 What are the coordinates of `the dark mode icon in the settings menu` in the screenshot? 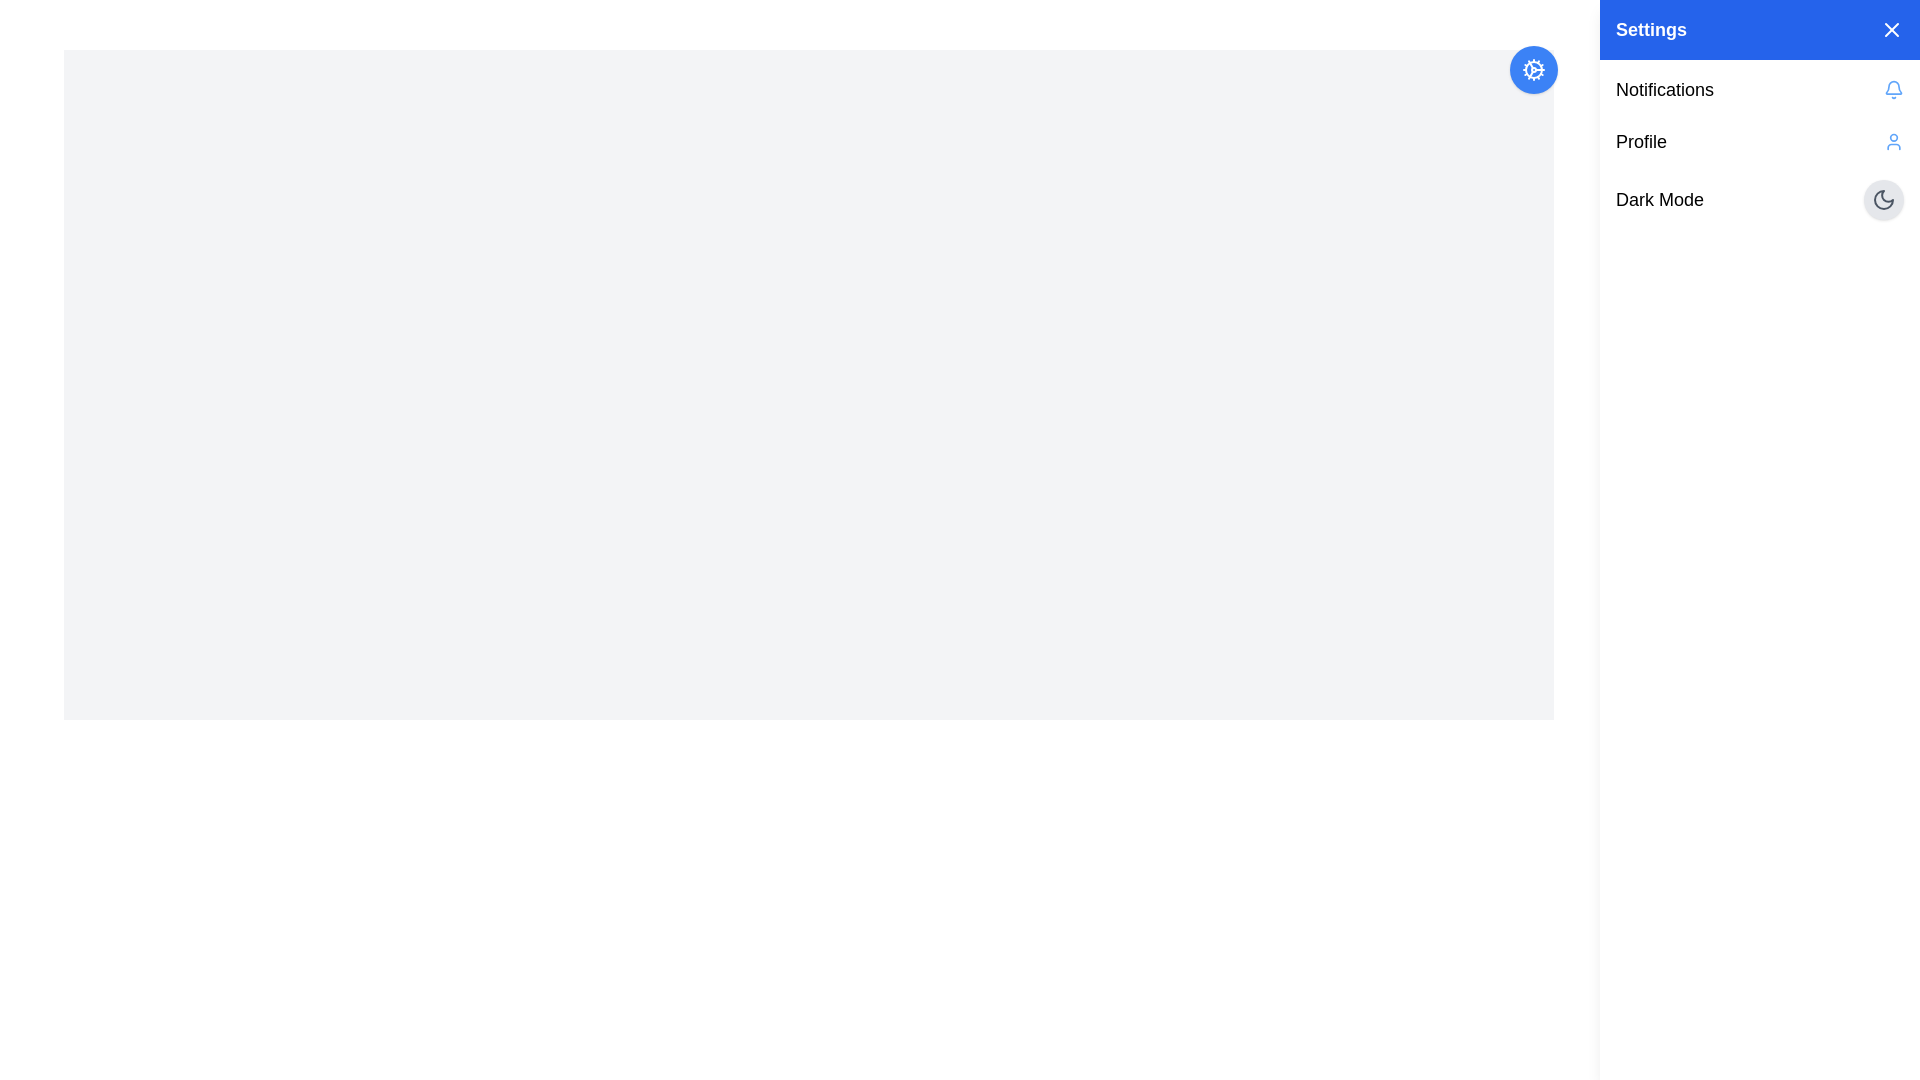 It's located at (1882, 200).